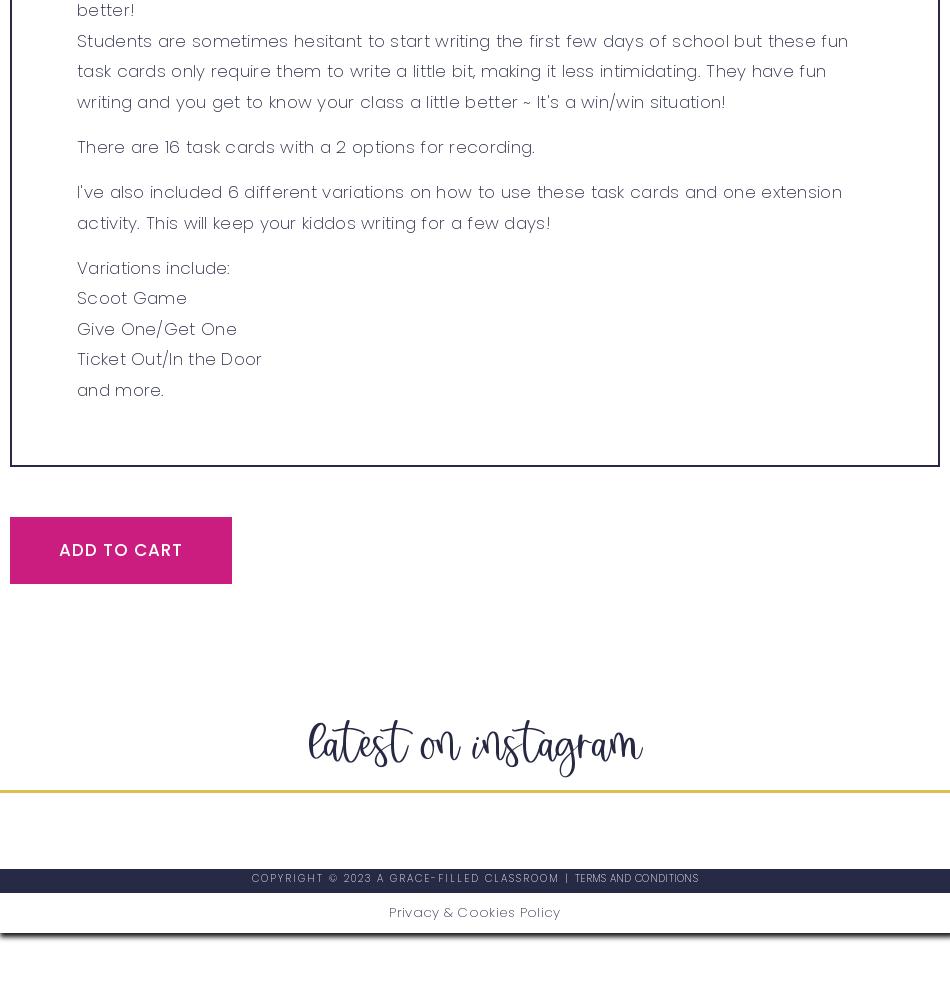 The width and height of the screenshot is (950, 1000). What do you see at coordinates (473, 911) in the screenshot?
I see `'Privacy & Cookies Policy'` at bounding box center [473, 911].